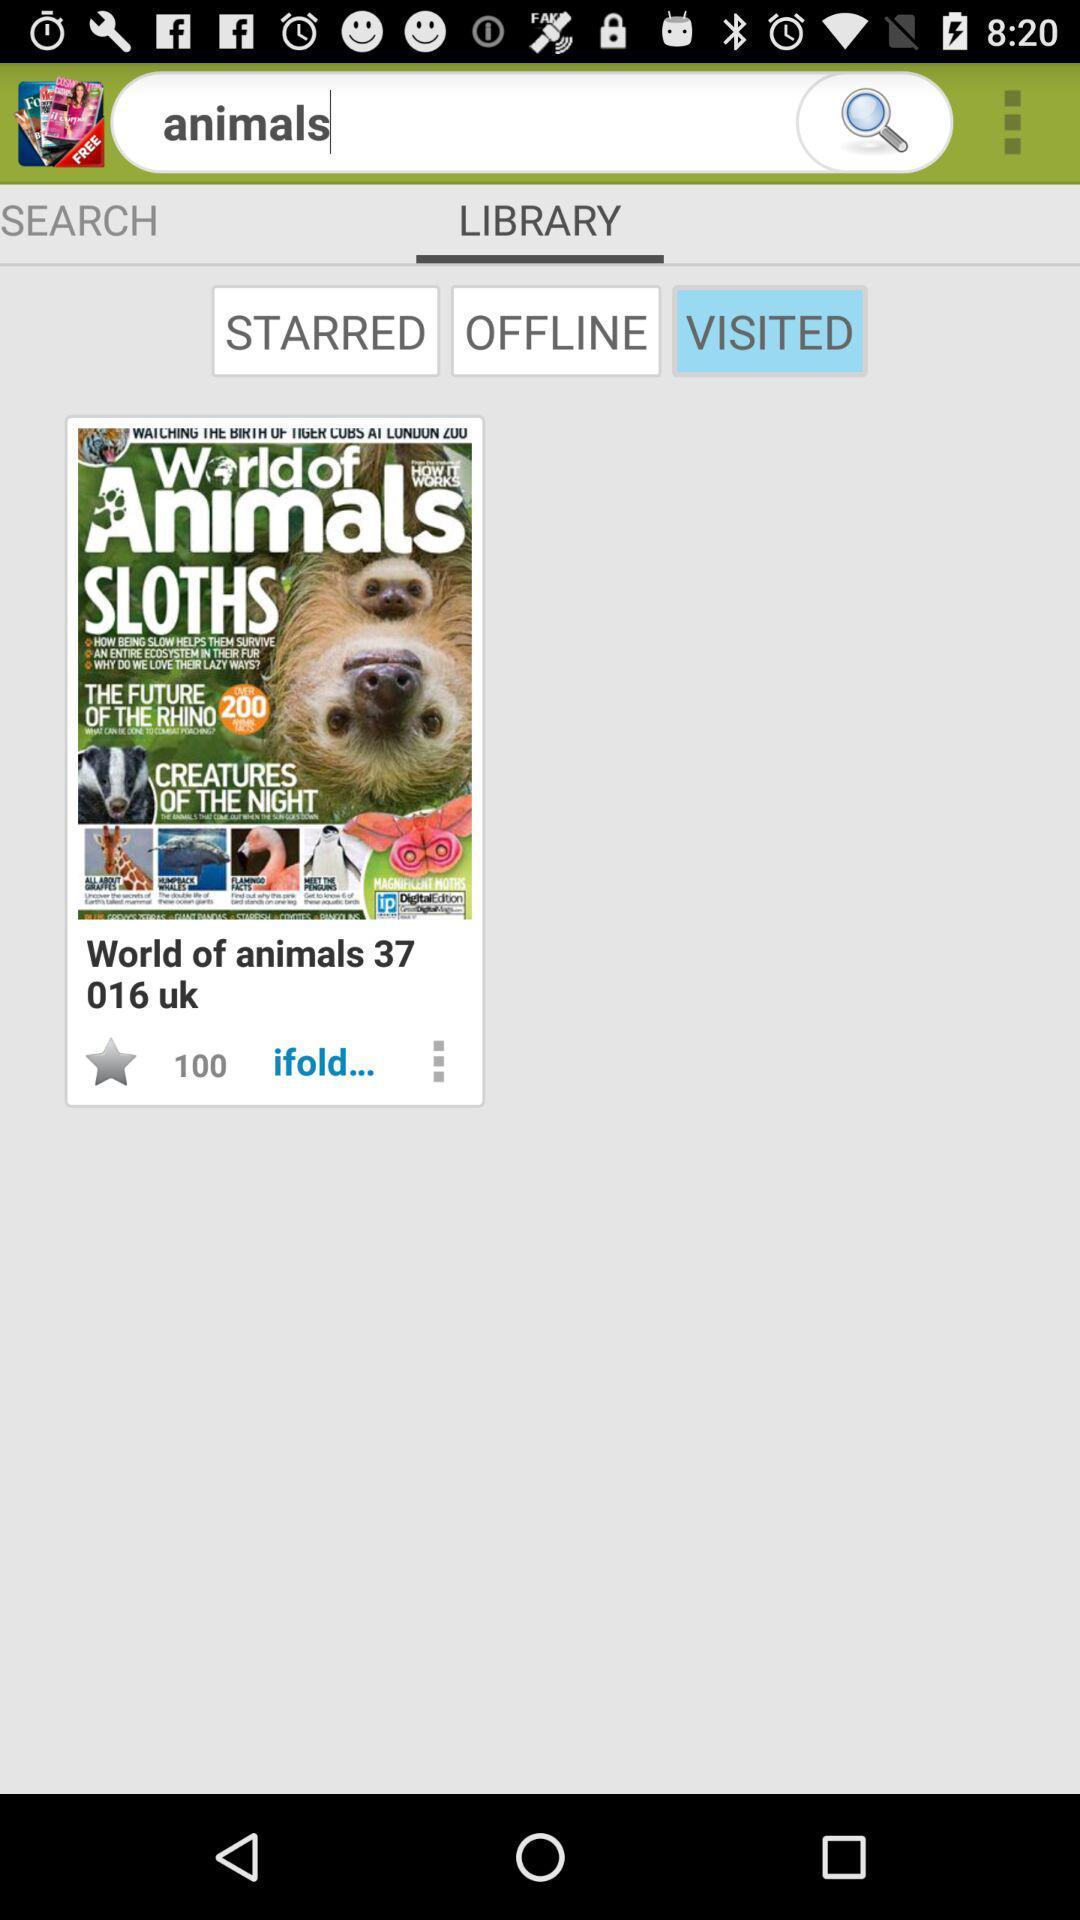 This screenshot has width=1080, height=1920. I want to click on the search icon, so click(873, 129).